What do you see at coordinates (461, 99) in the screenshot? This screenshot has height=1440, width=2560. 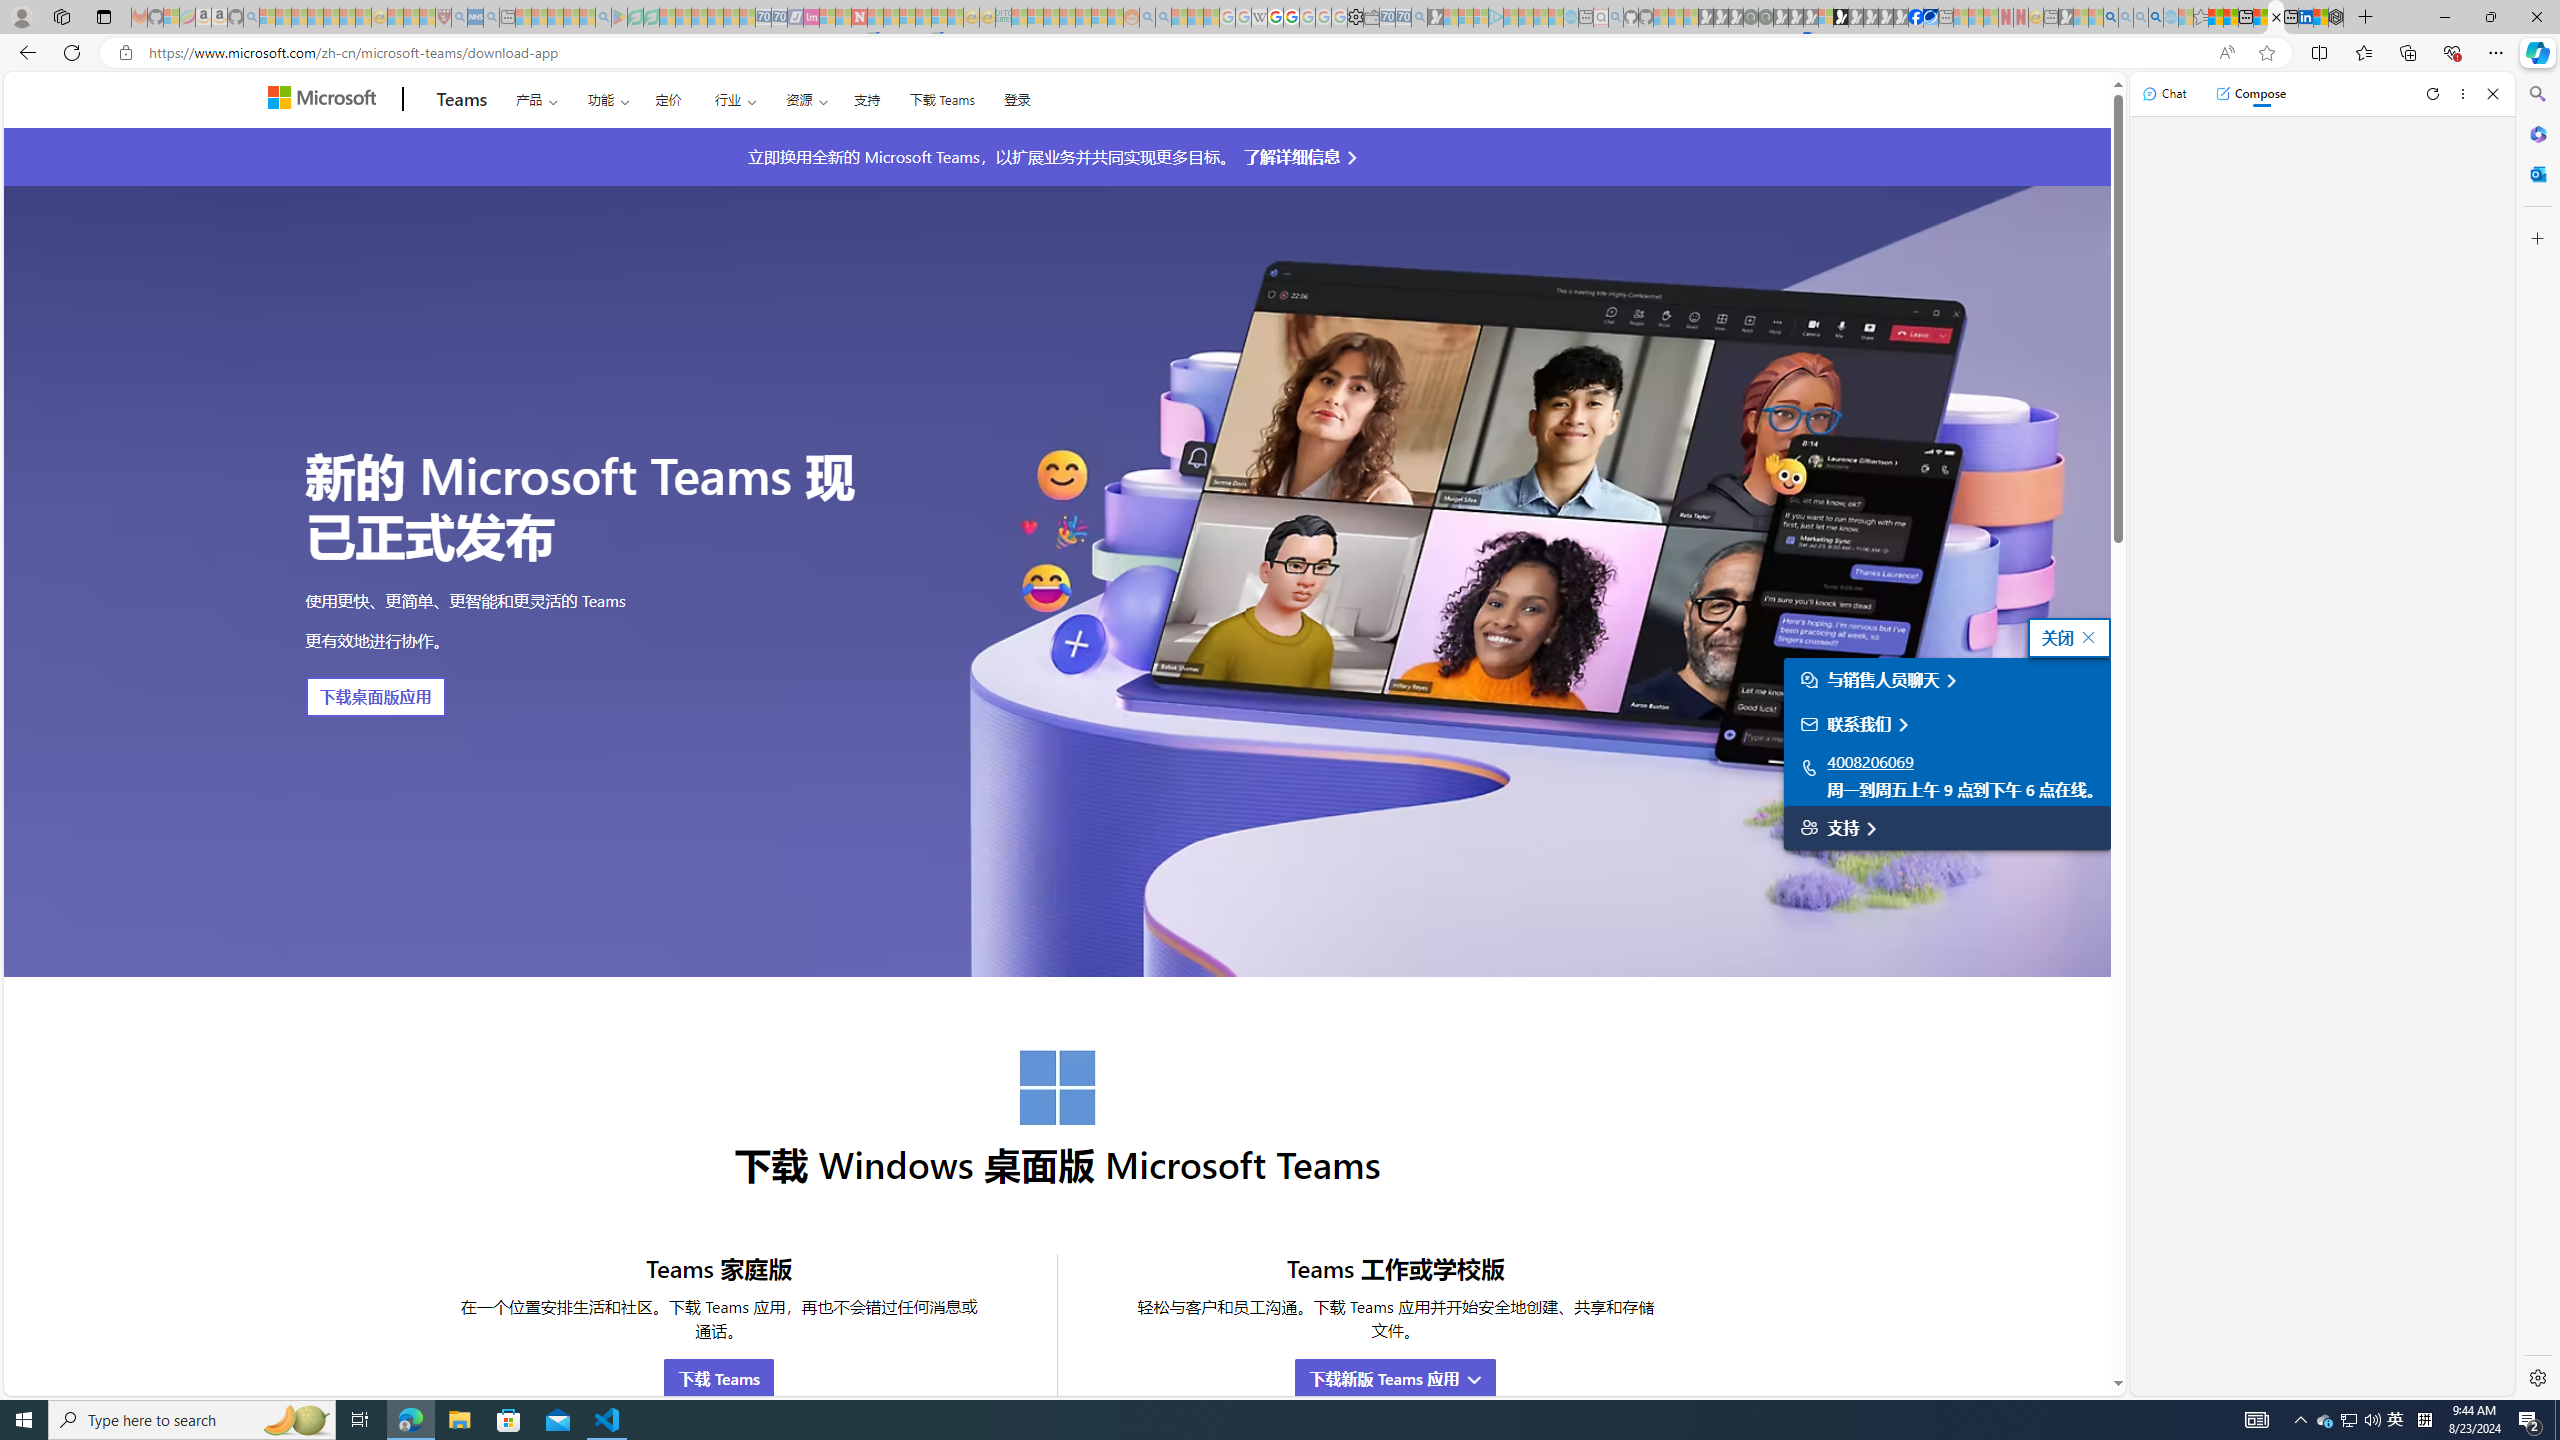 I see `'Teams'` at bounding box center [461, 99].